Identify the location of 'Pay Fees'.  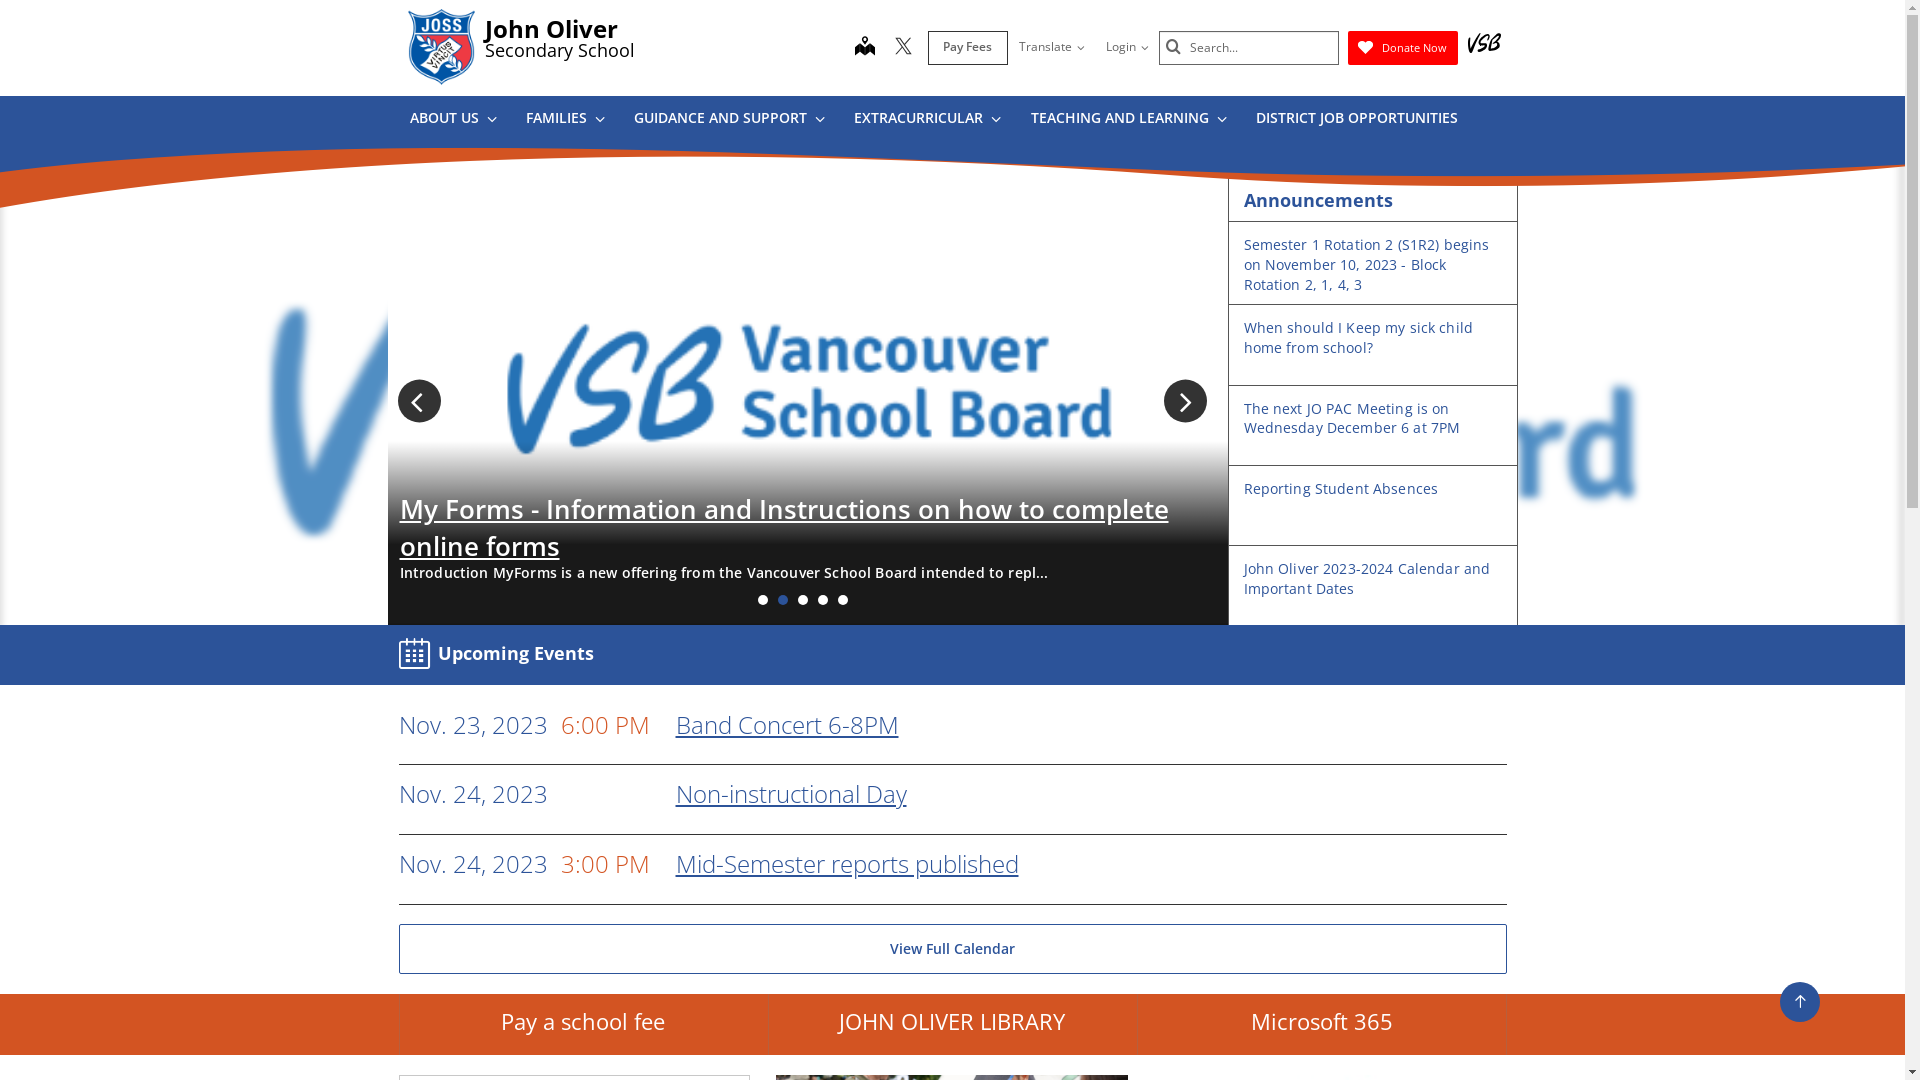
(968, 46).